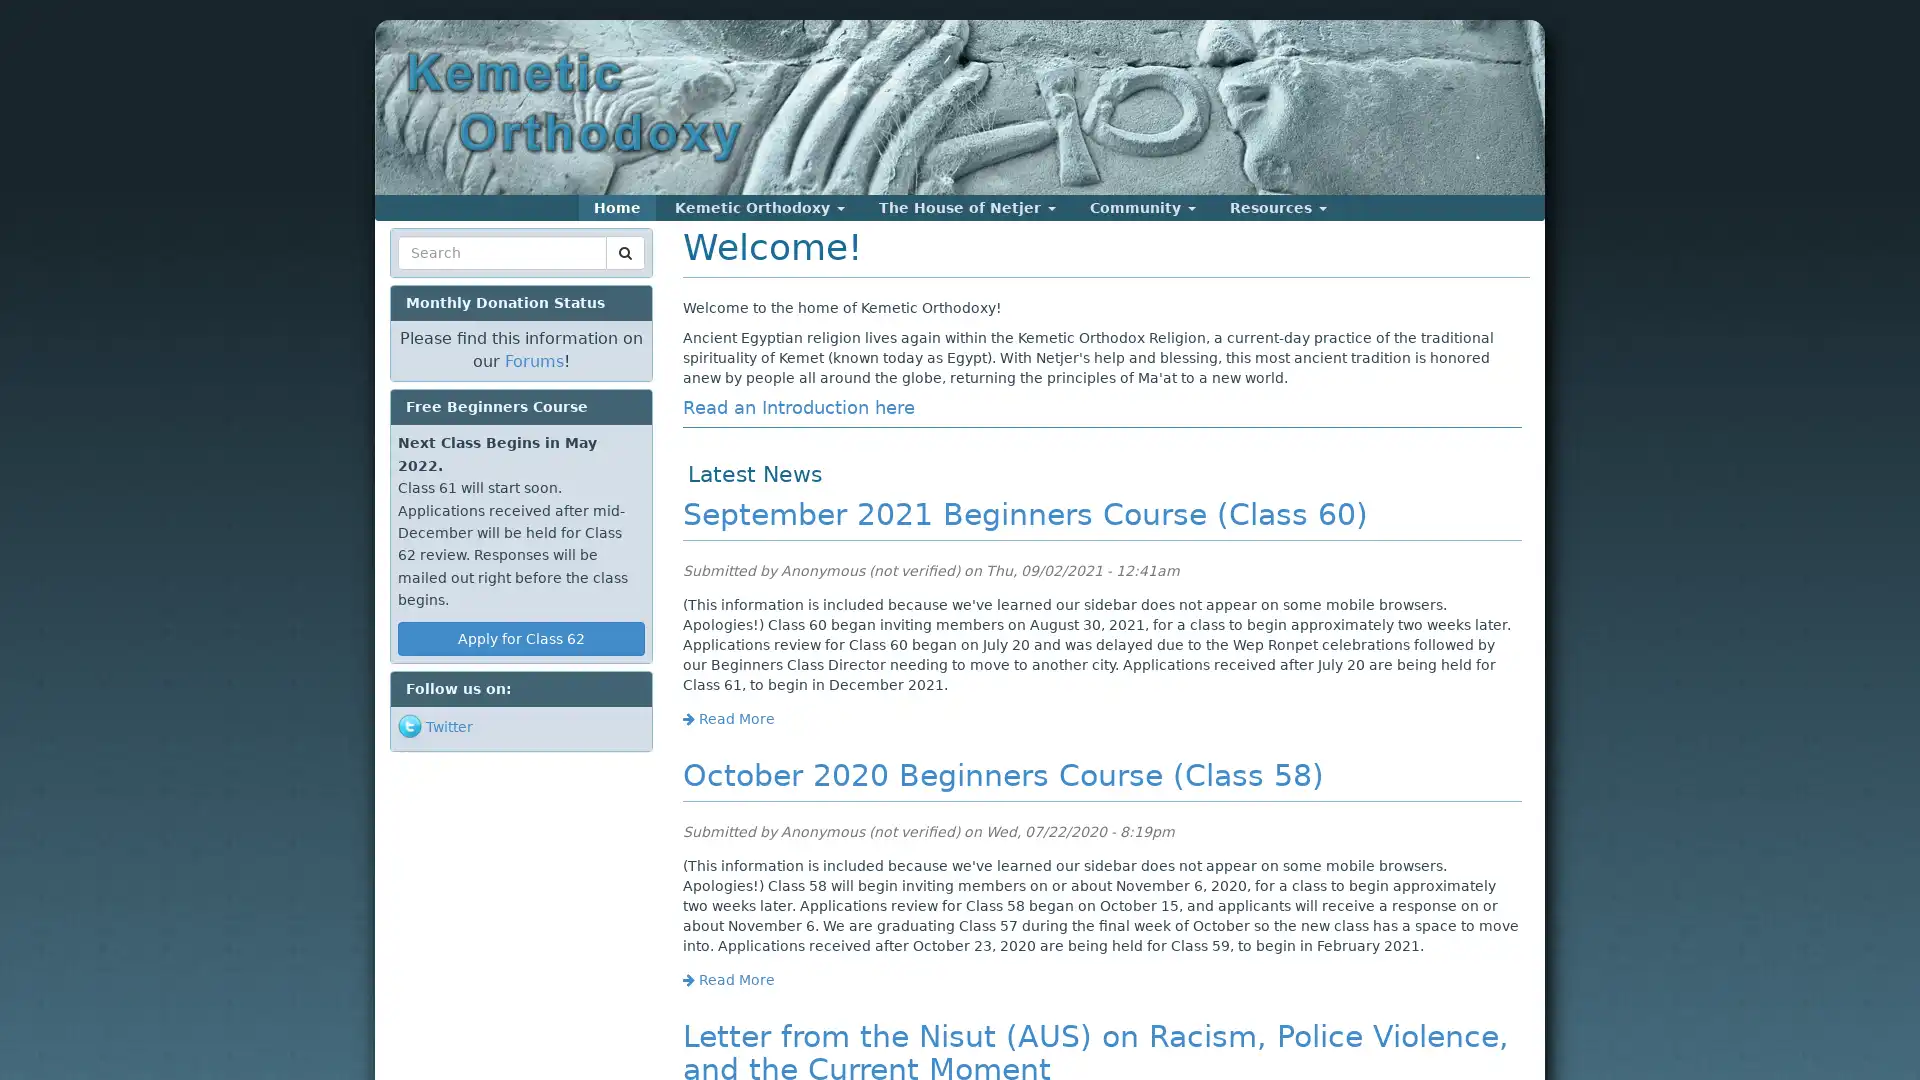 Image resolution: width=1920 pixels, height=1080 pixels. I want to click on Search, so click(435, 277).